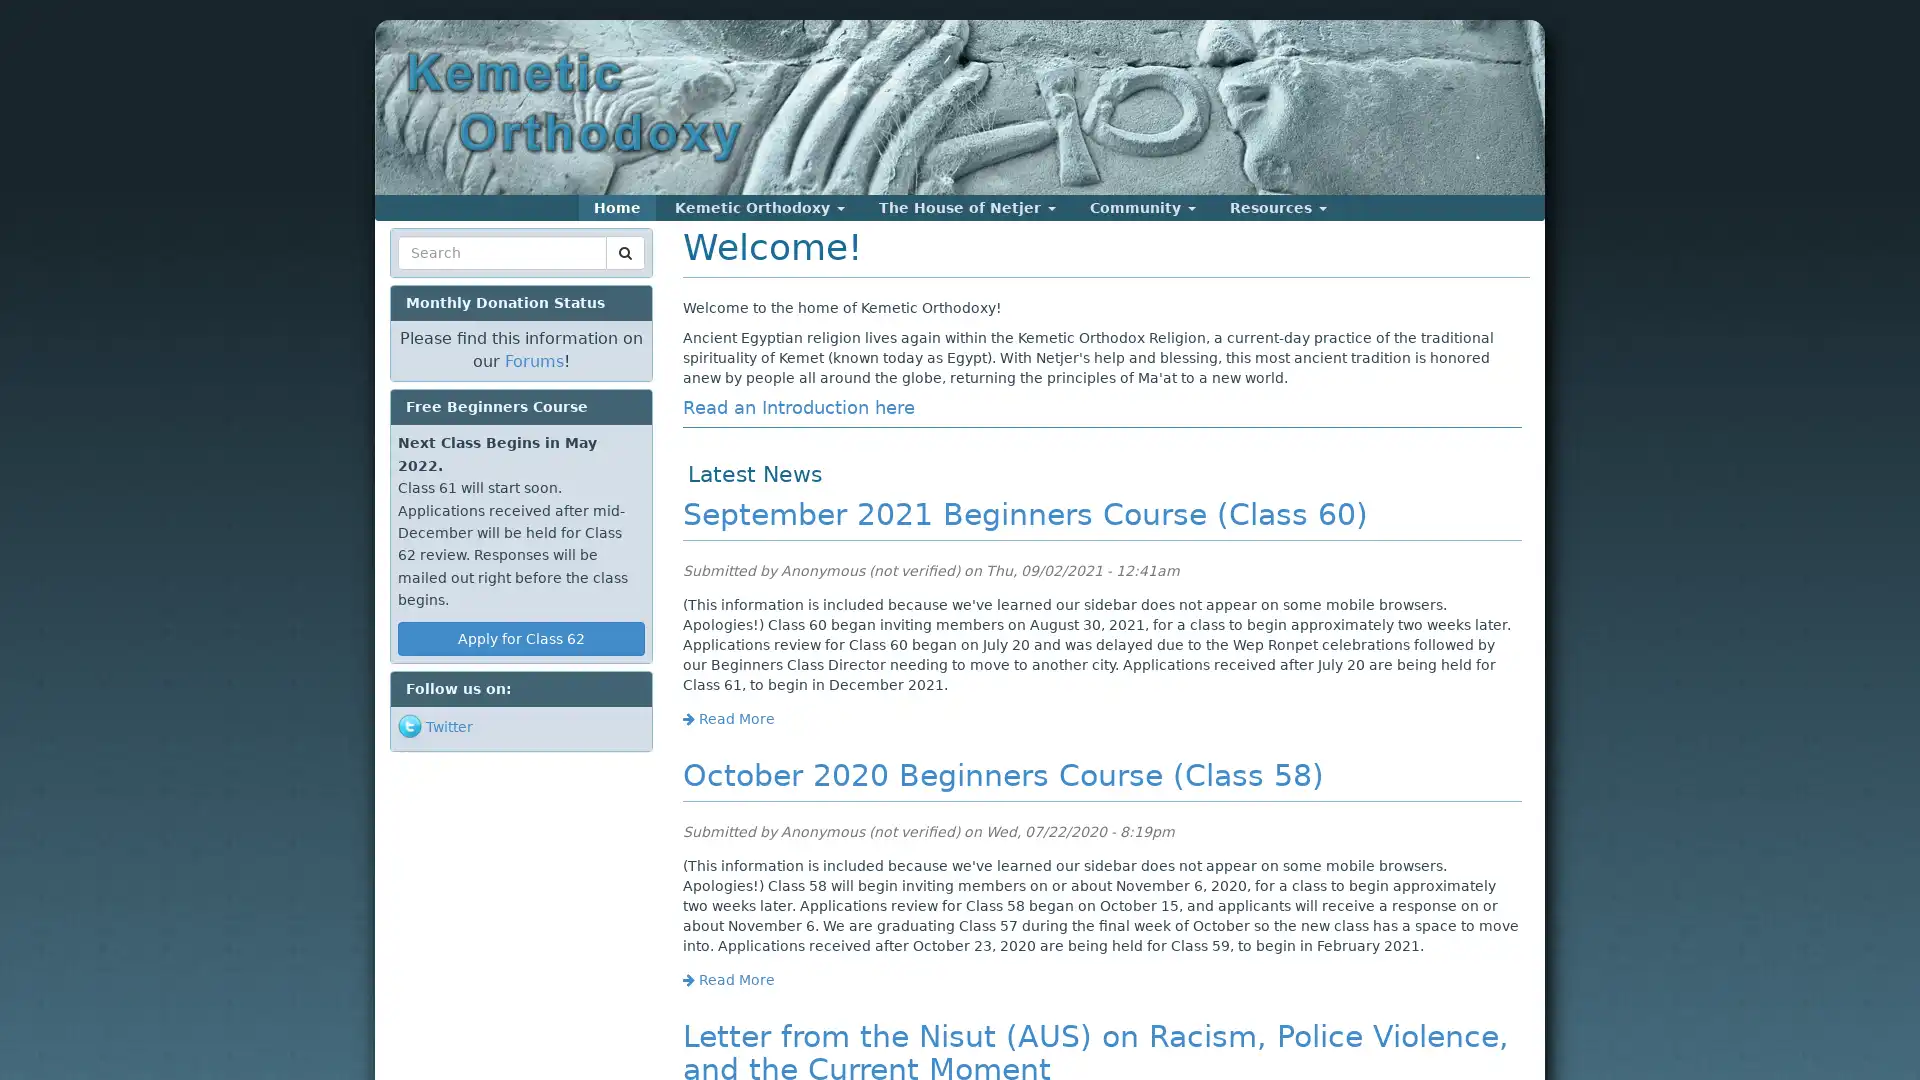 Image resolution: width=1920 pixels, height=1080 pixels. I want to click on Search, so click(435, 277).